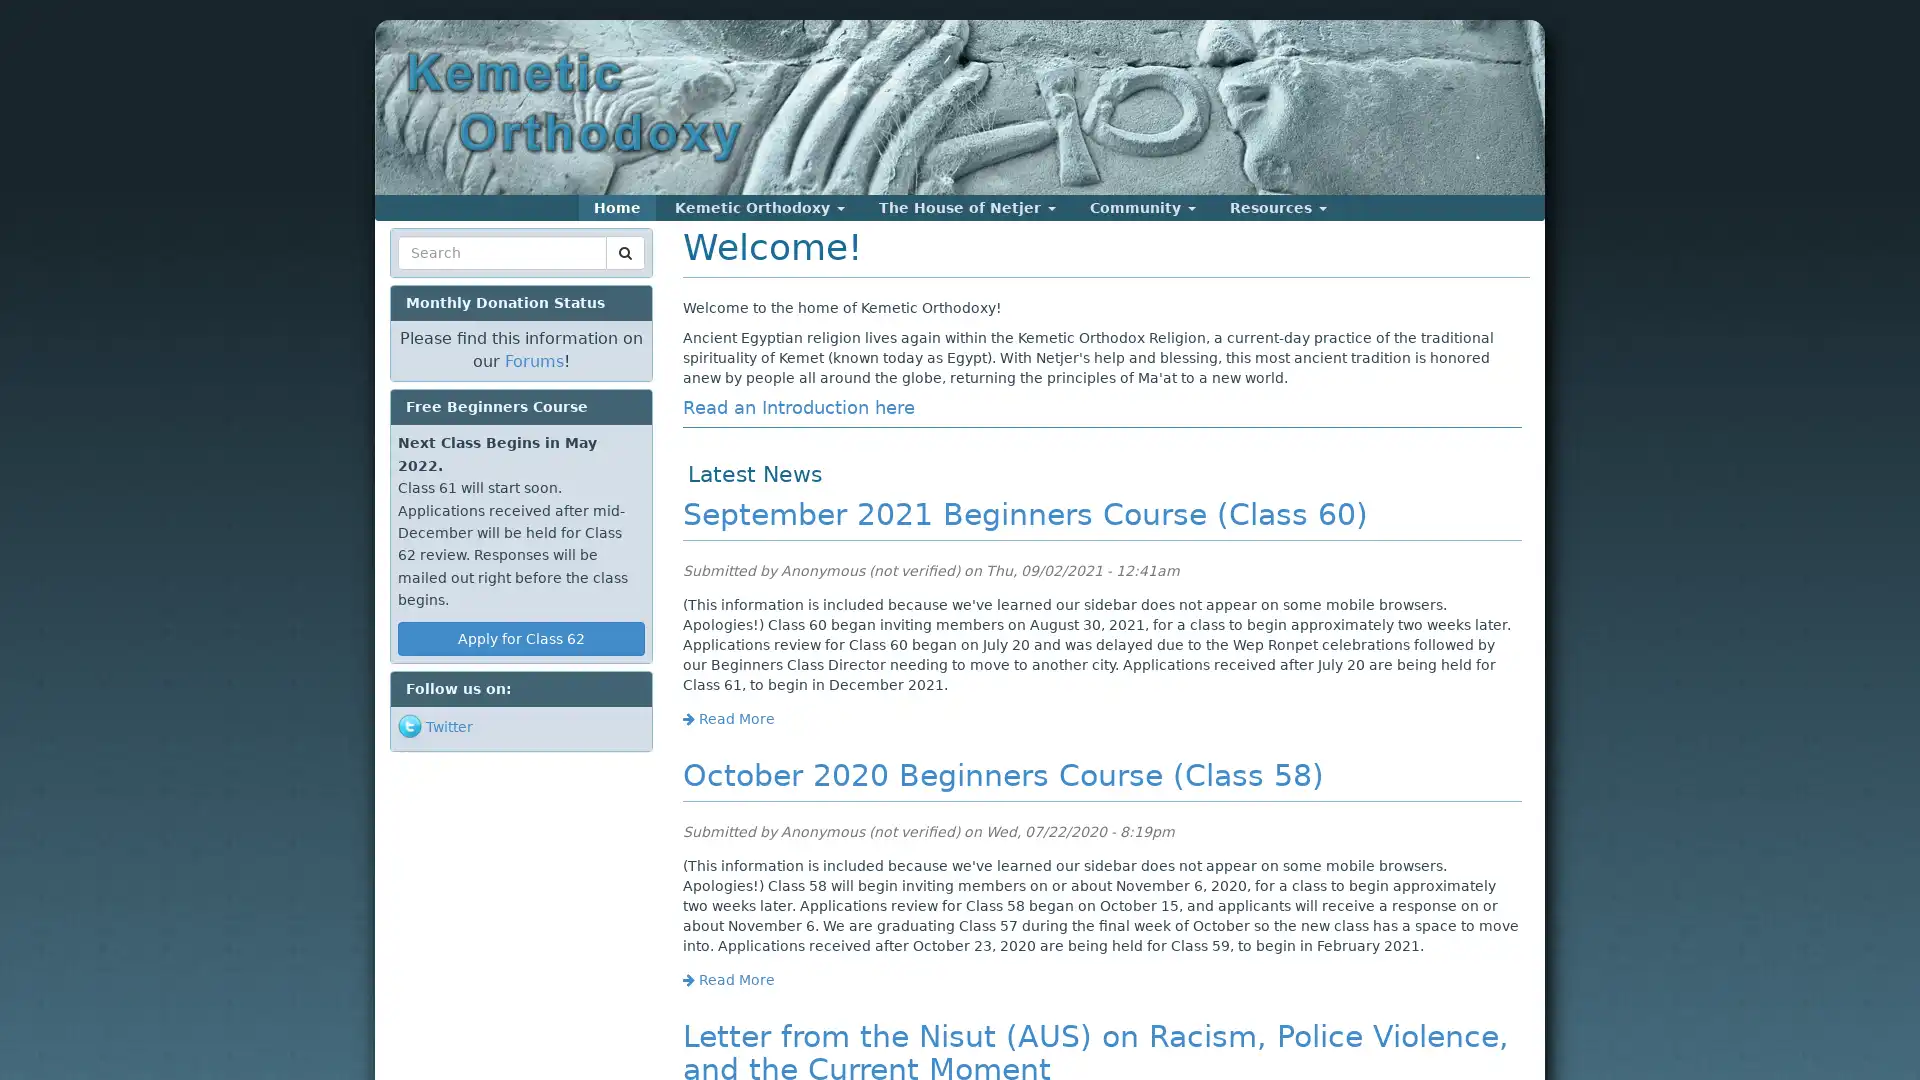 Image resolution: width=1920 pixels, height=1080 pixels. I want to click on Search, so click(435, 277).